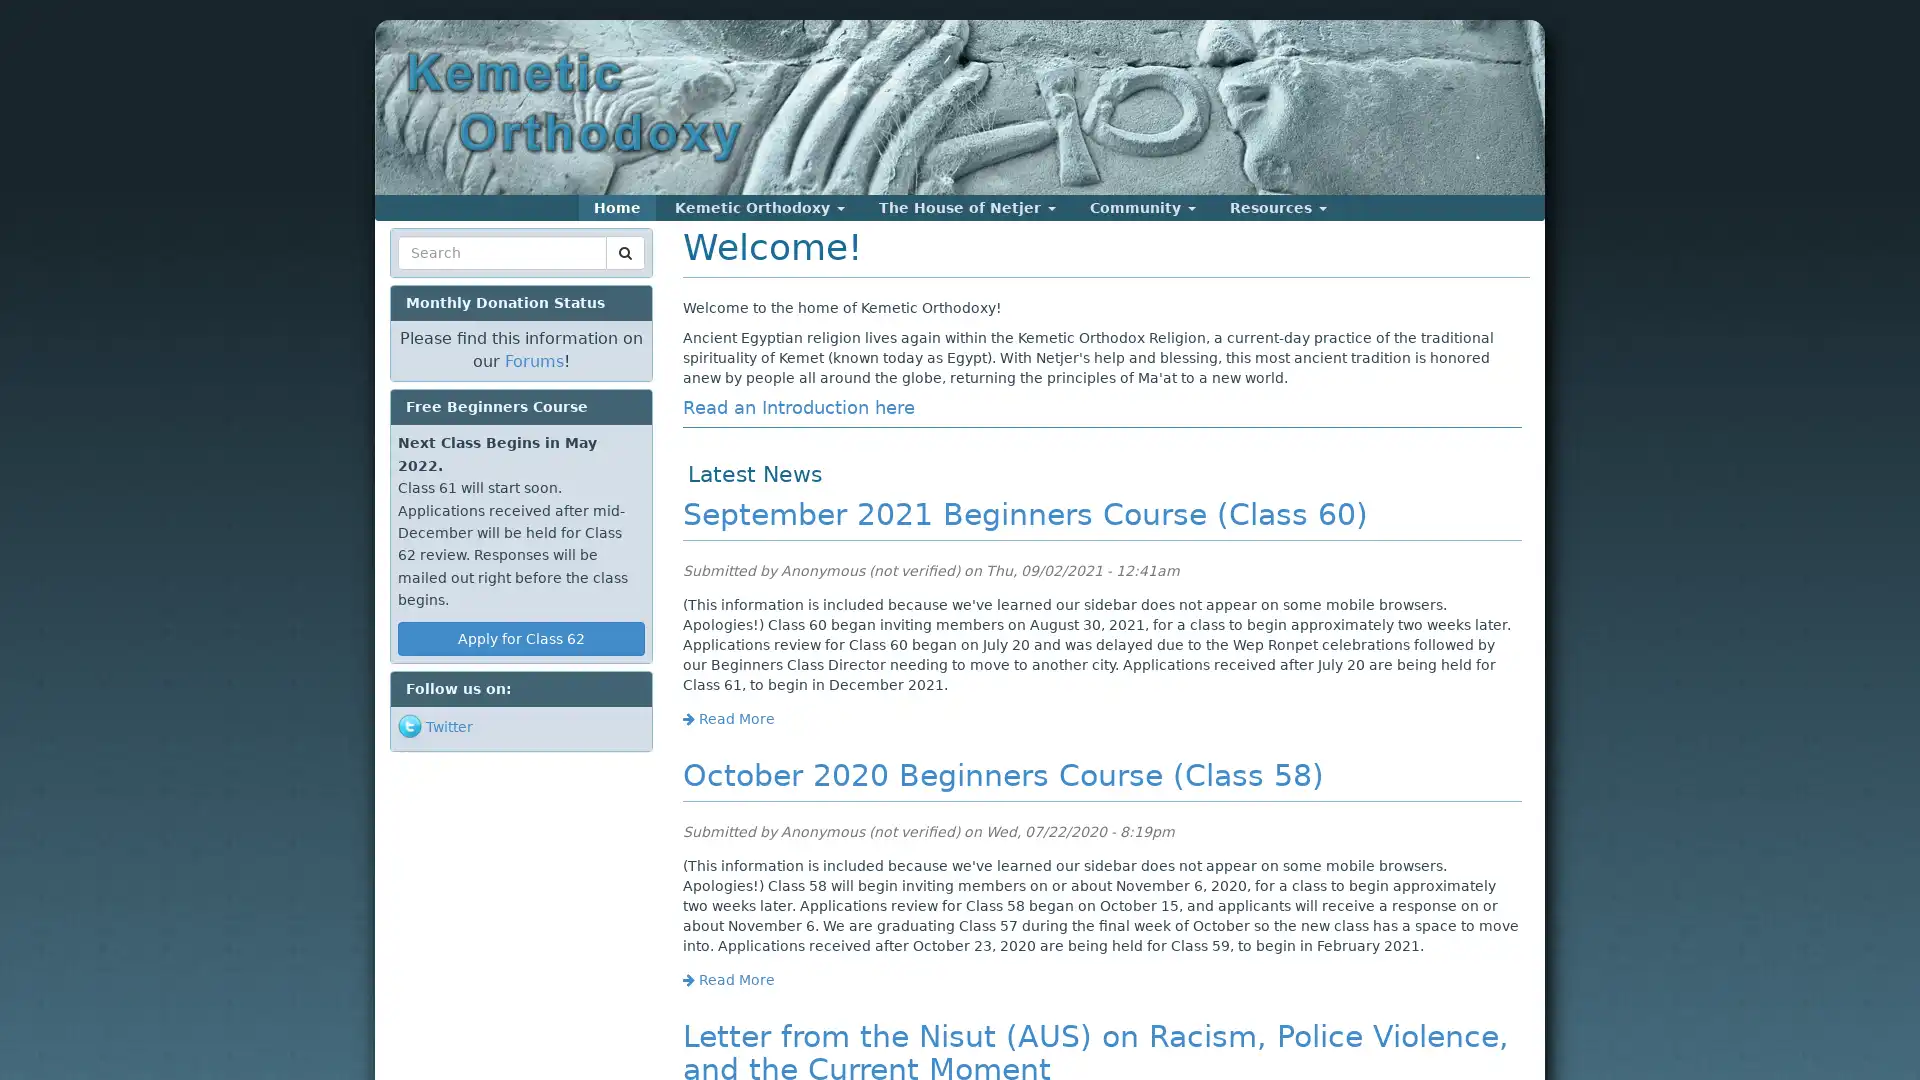 Image resolution: width=1920 pixels, height=1080 pixels. I want to click on Search, so click(435, 277).